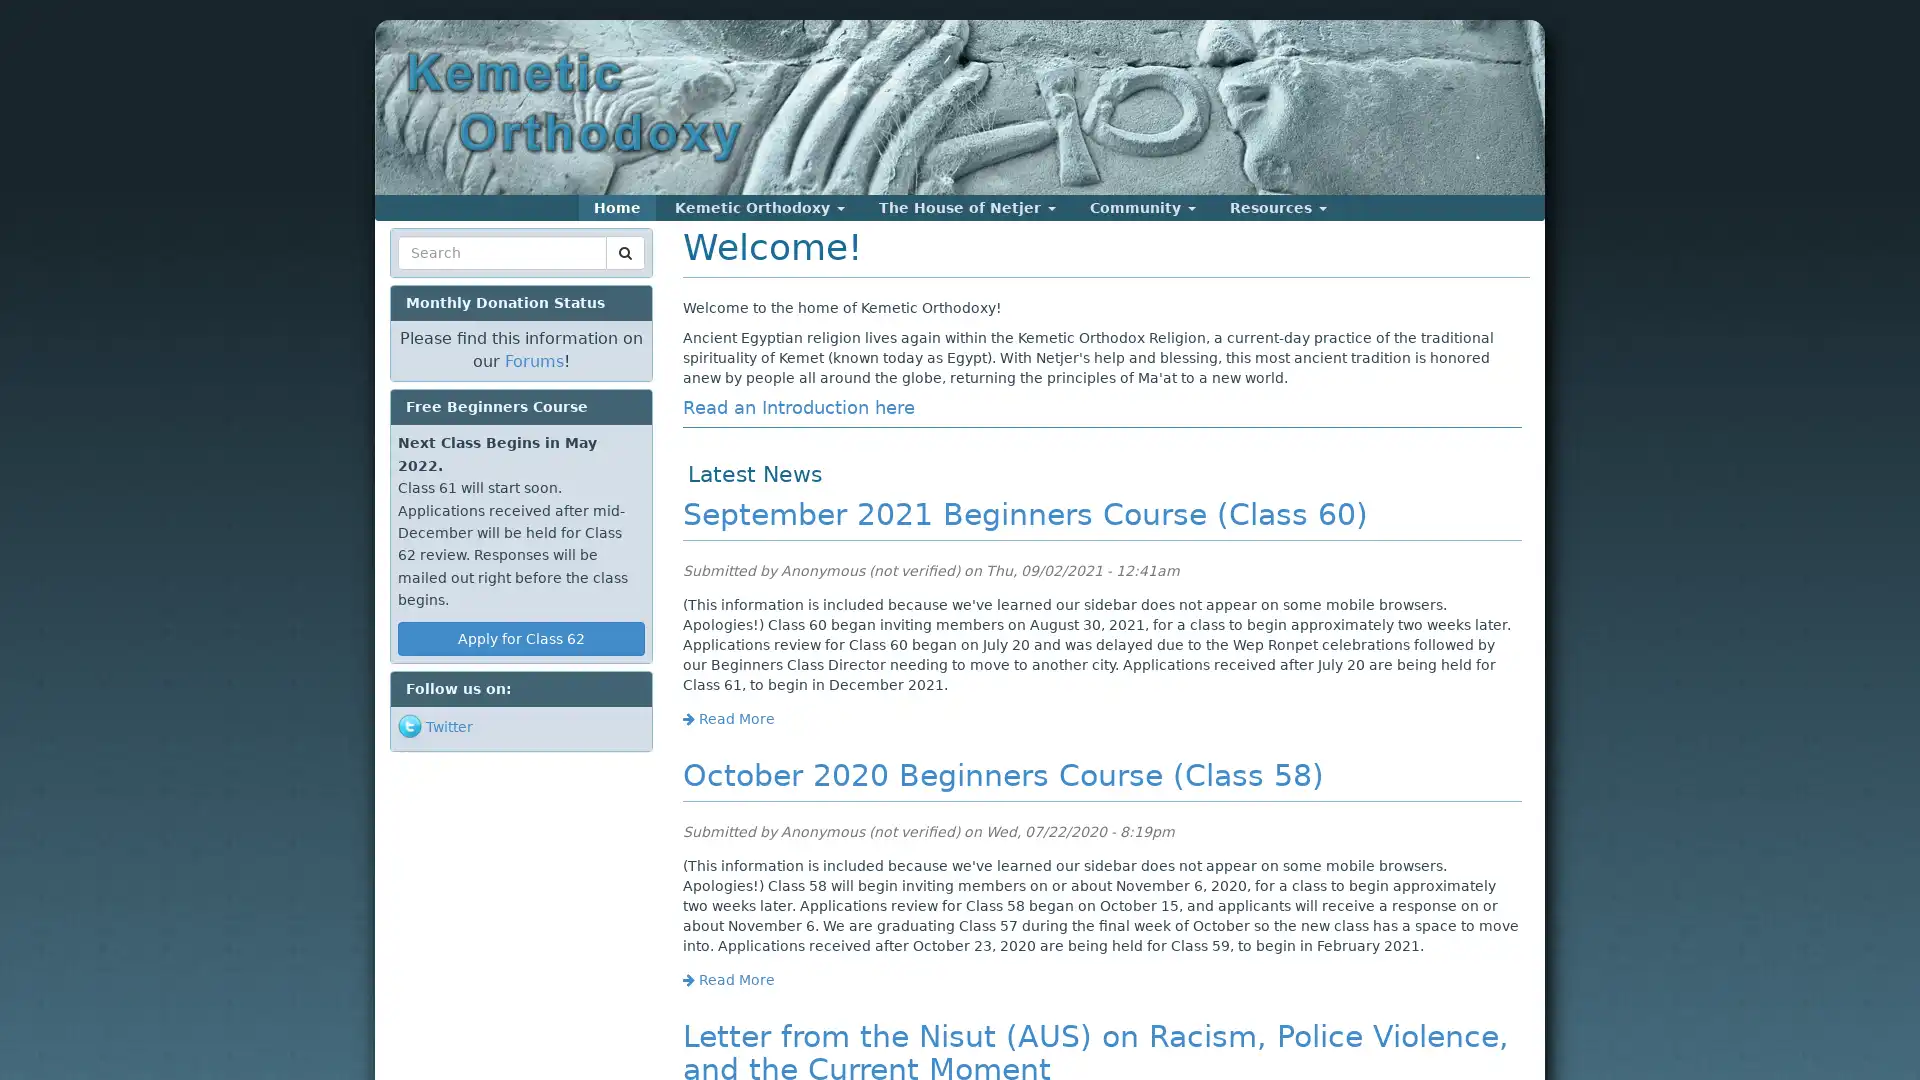 Image resolution: width=1920 pixels, height=1080 pixels. I want to click on Search, so click(435, 277).